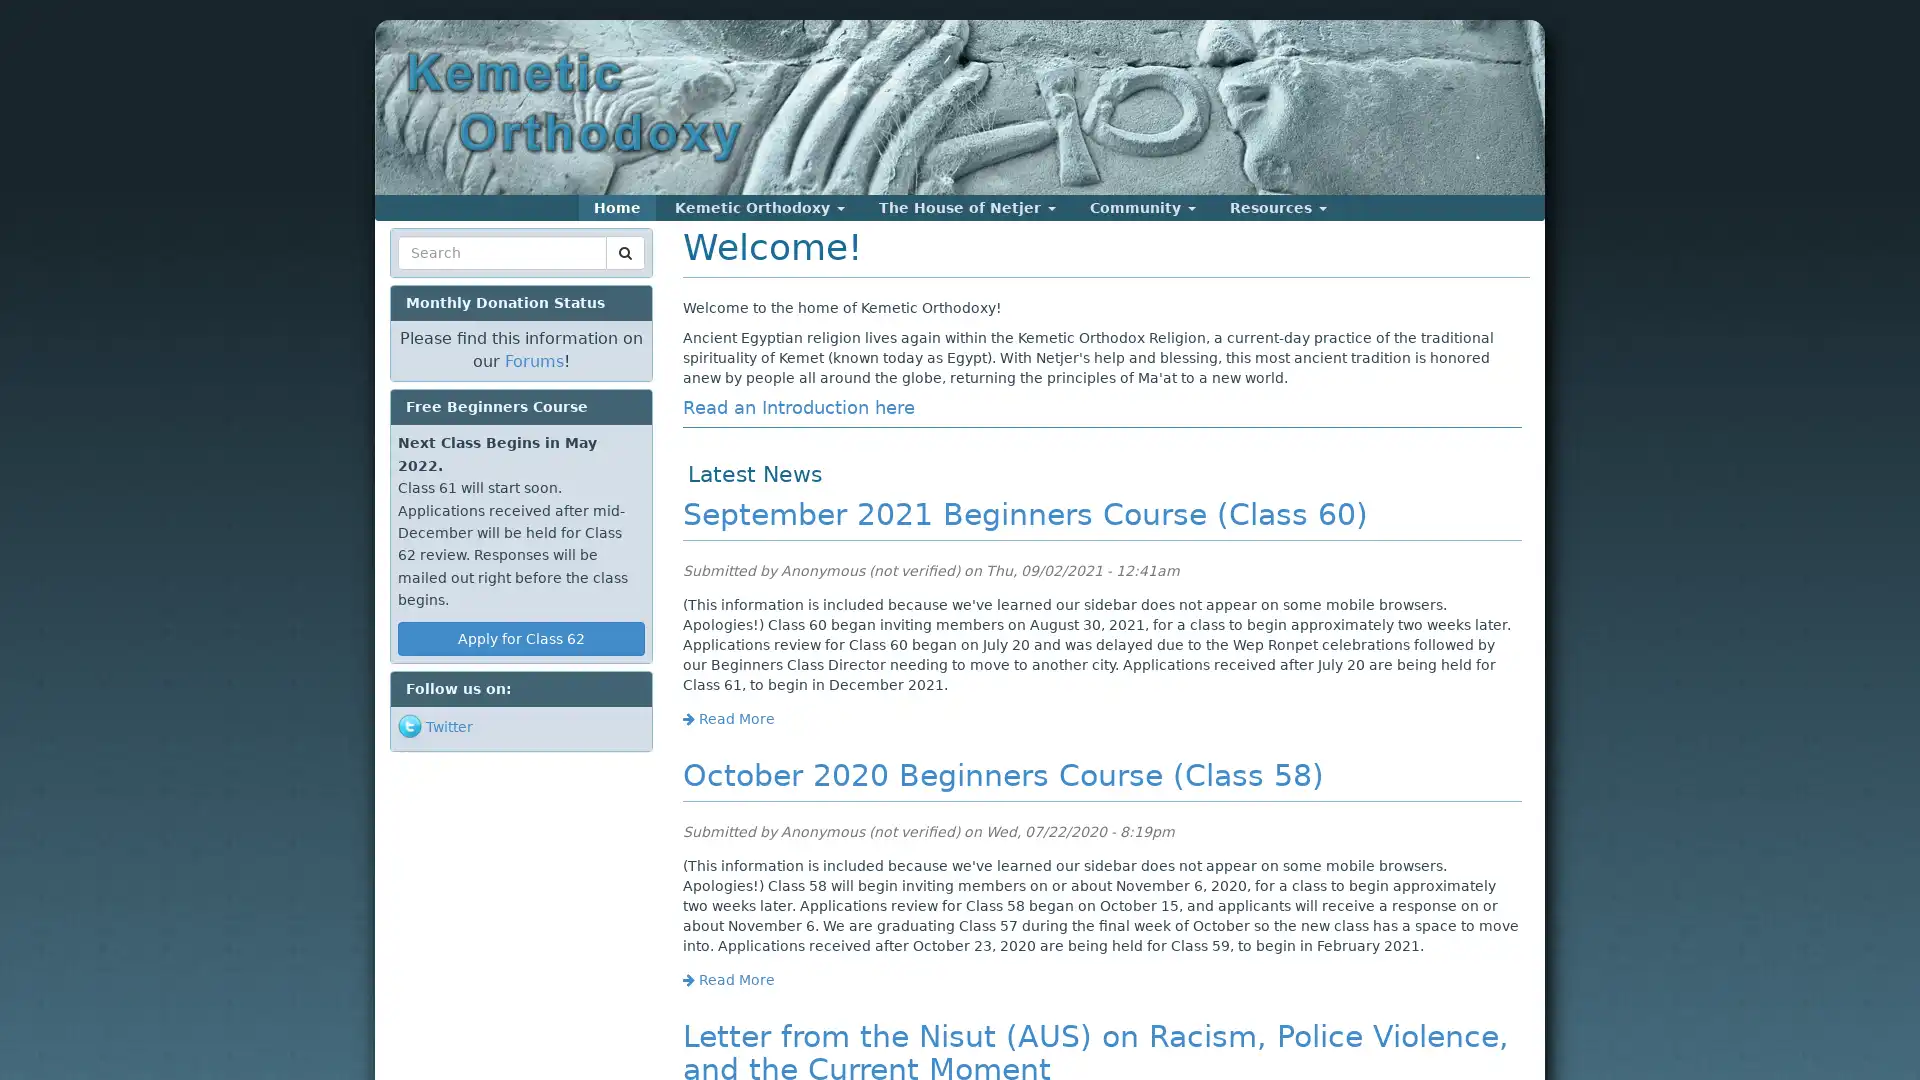 Image resolution: width=1920 pixels, height=1080 pixels. I want to click on Search, so click(435, 277).